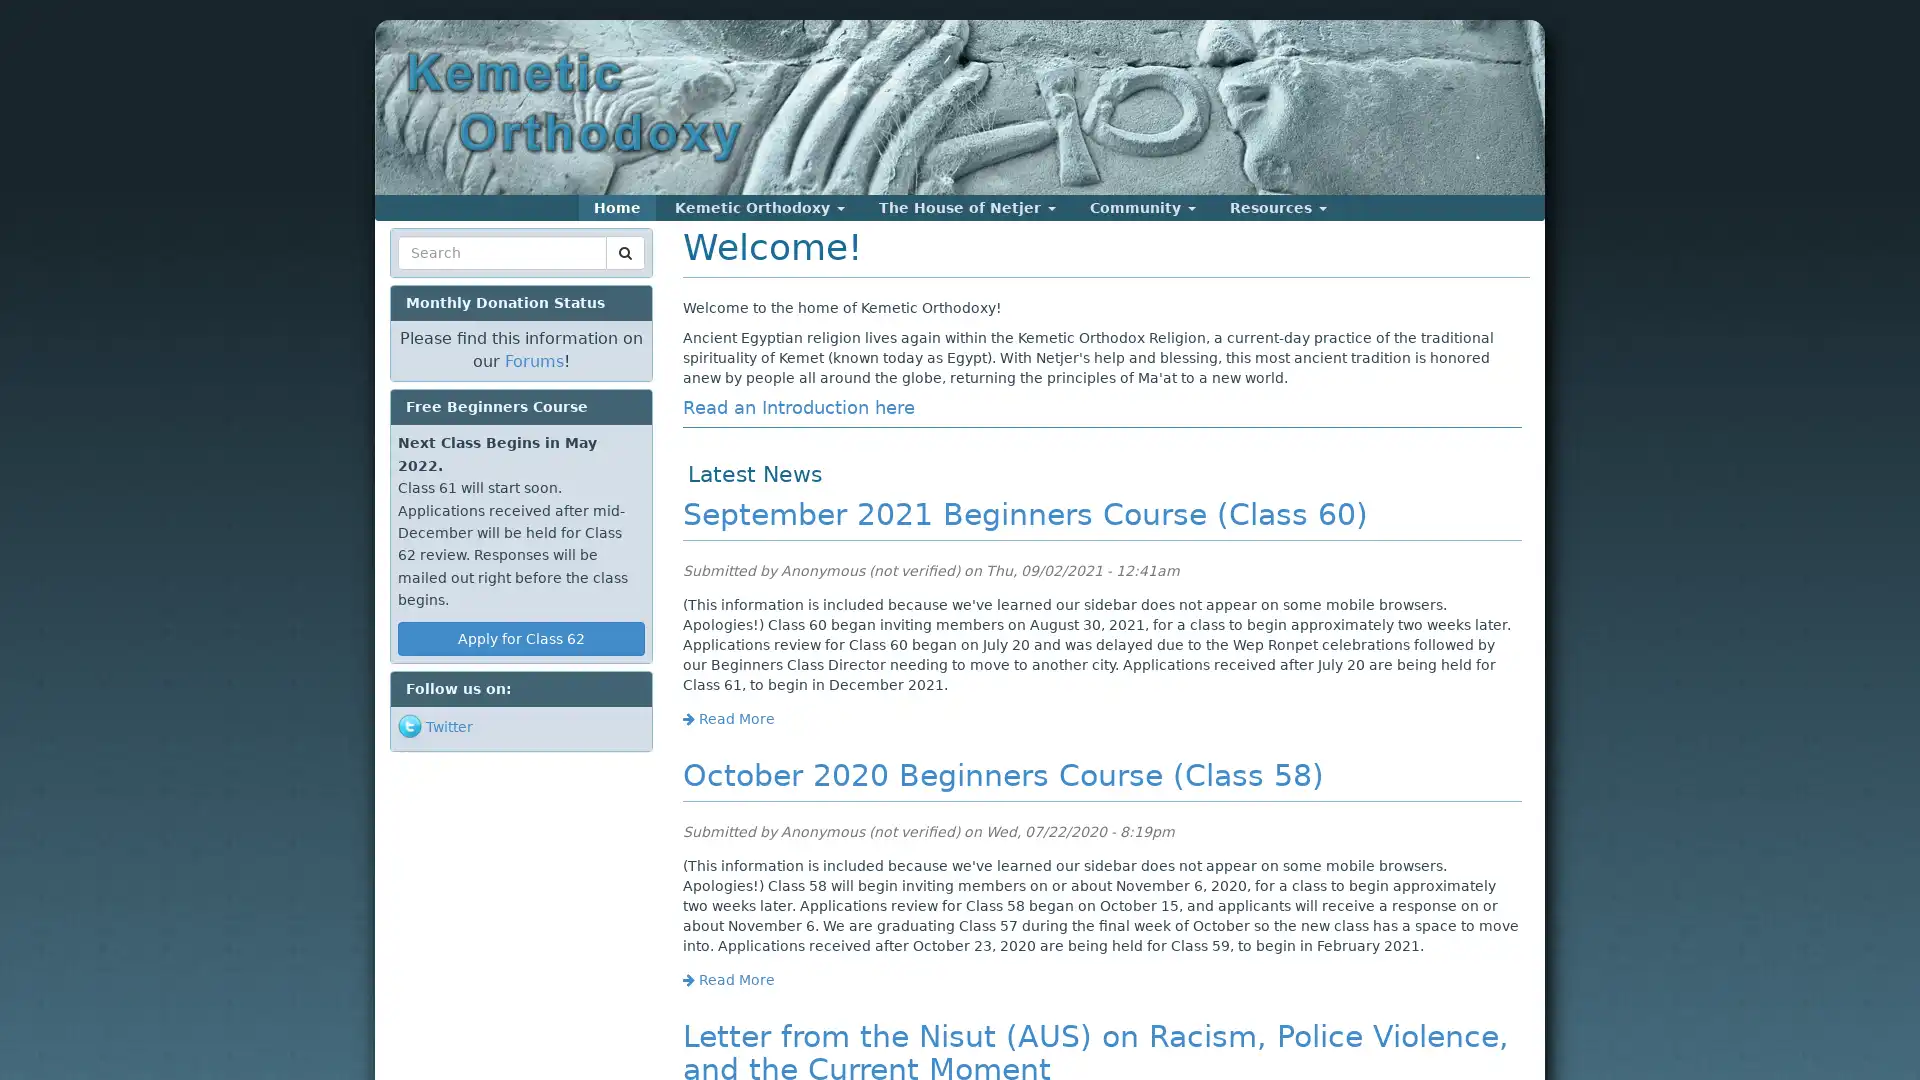 Image resolution: width=1920 pixels, height=1080 pixels. I want to click on Search, so click(435, 277).